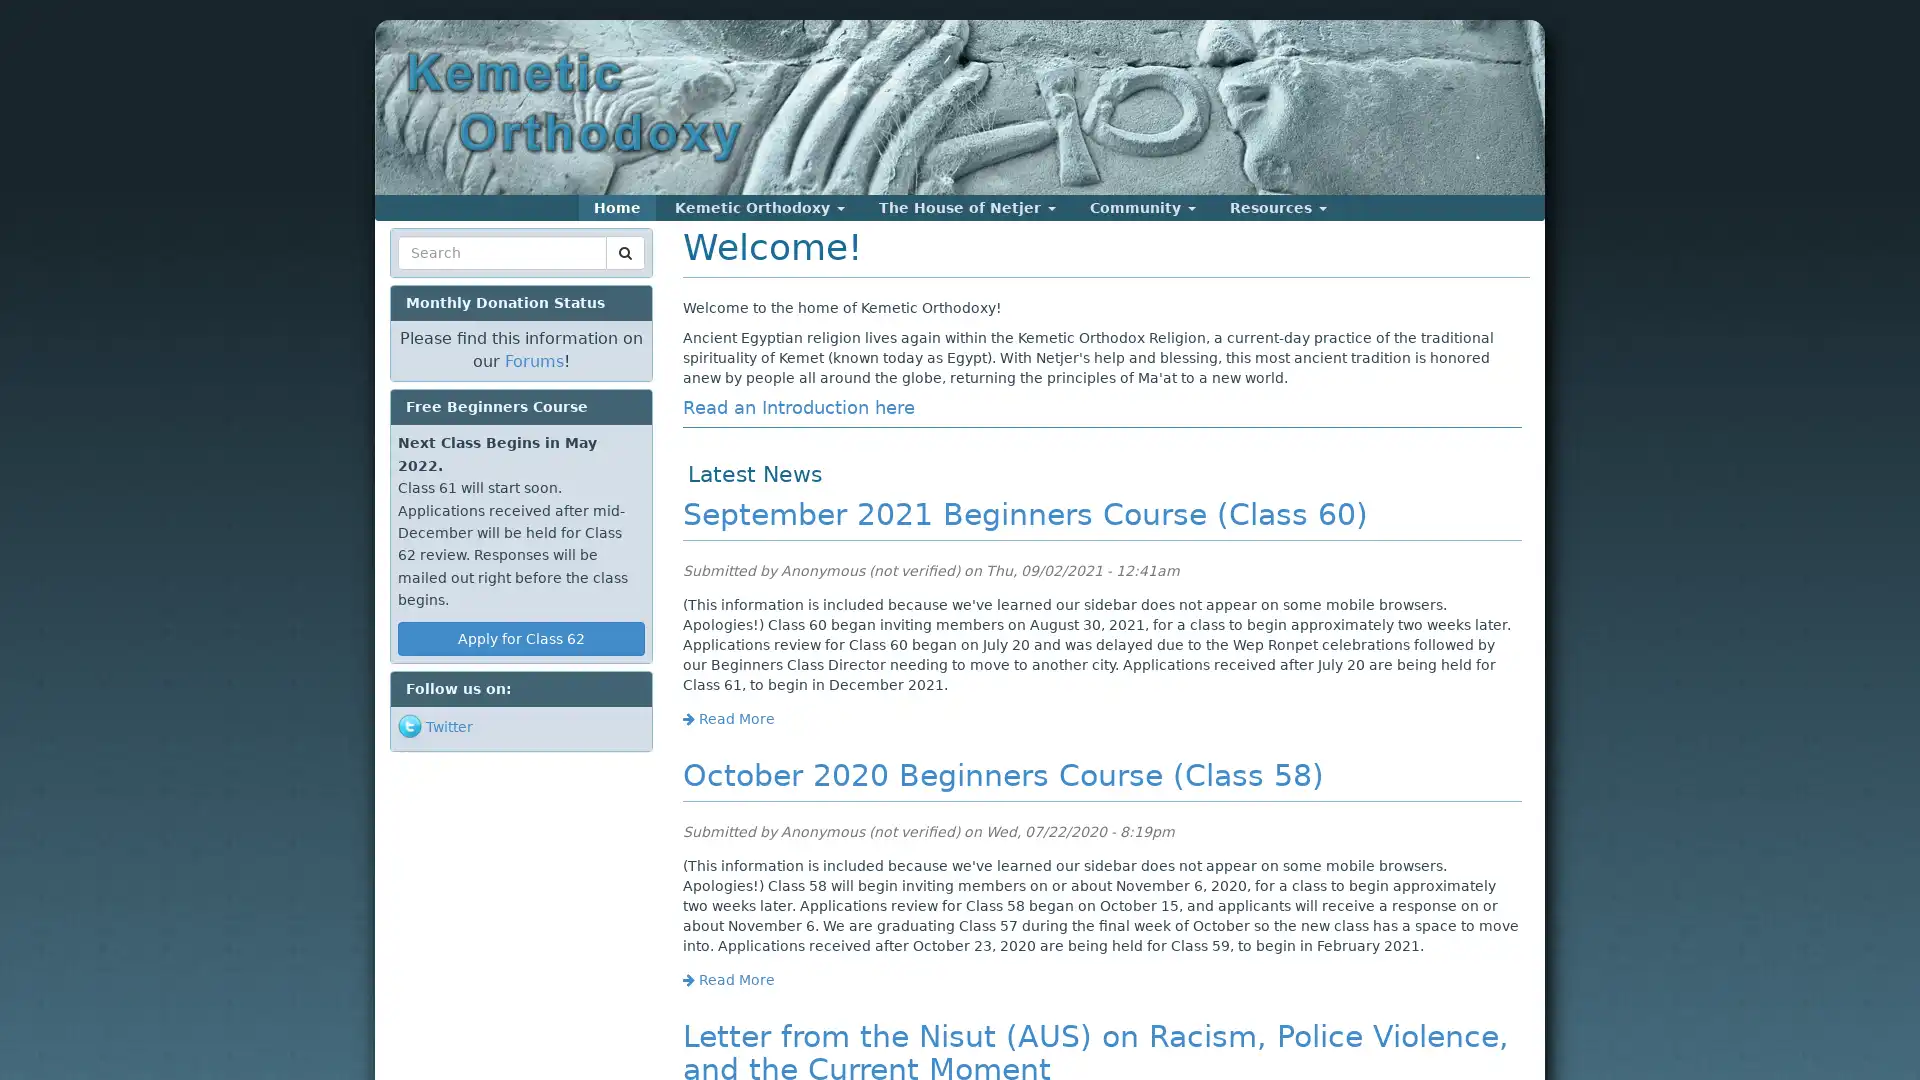 Image resolution: width=1920 pixels, height=1080 pixels. I want to click on Search, so click(435, 277).